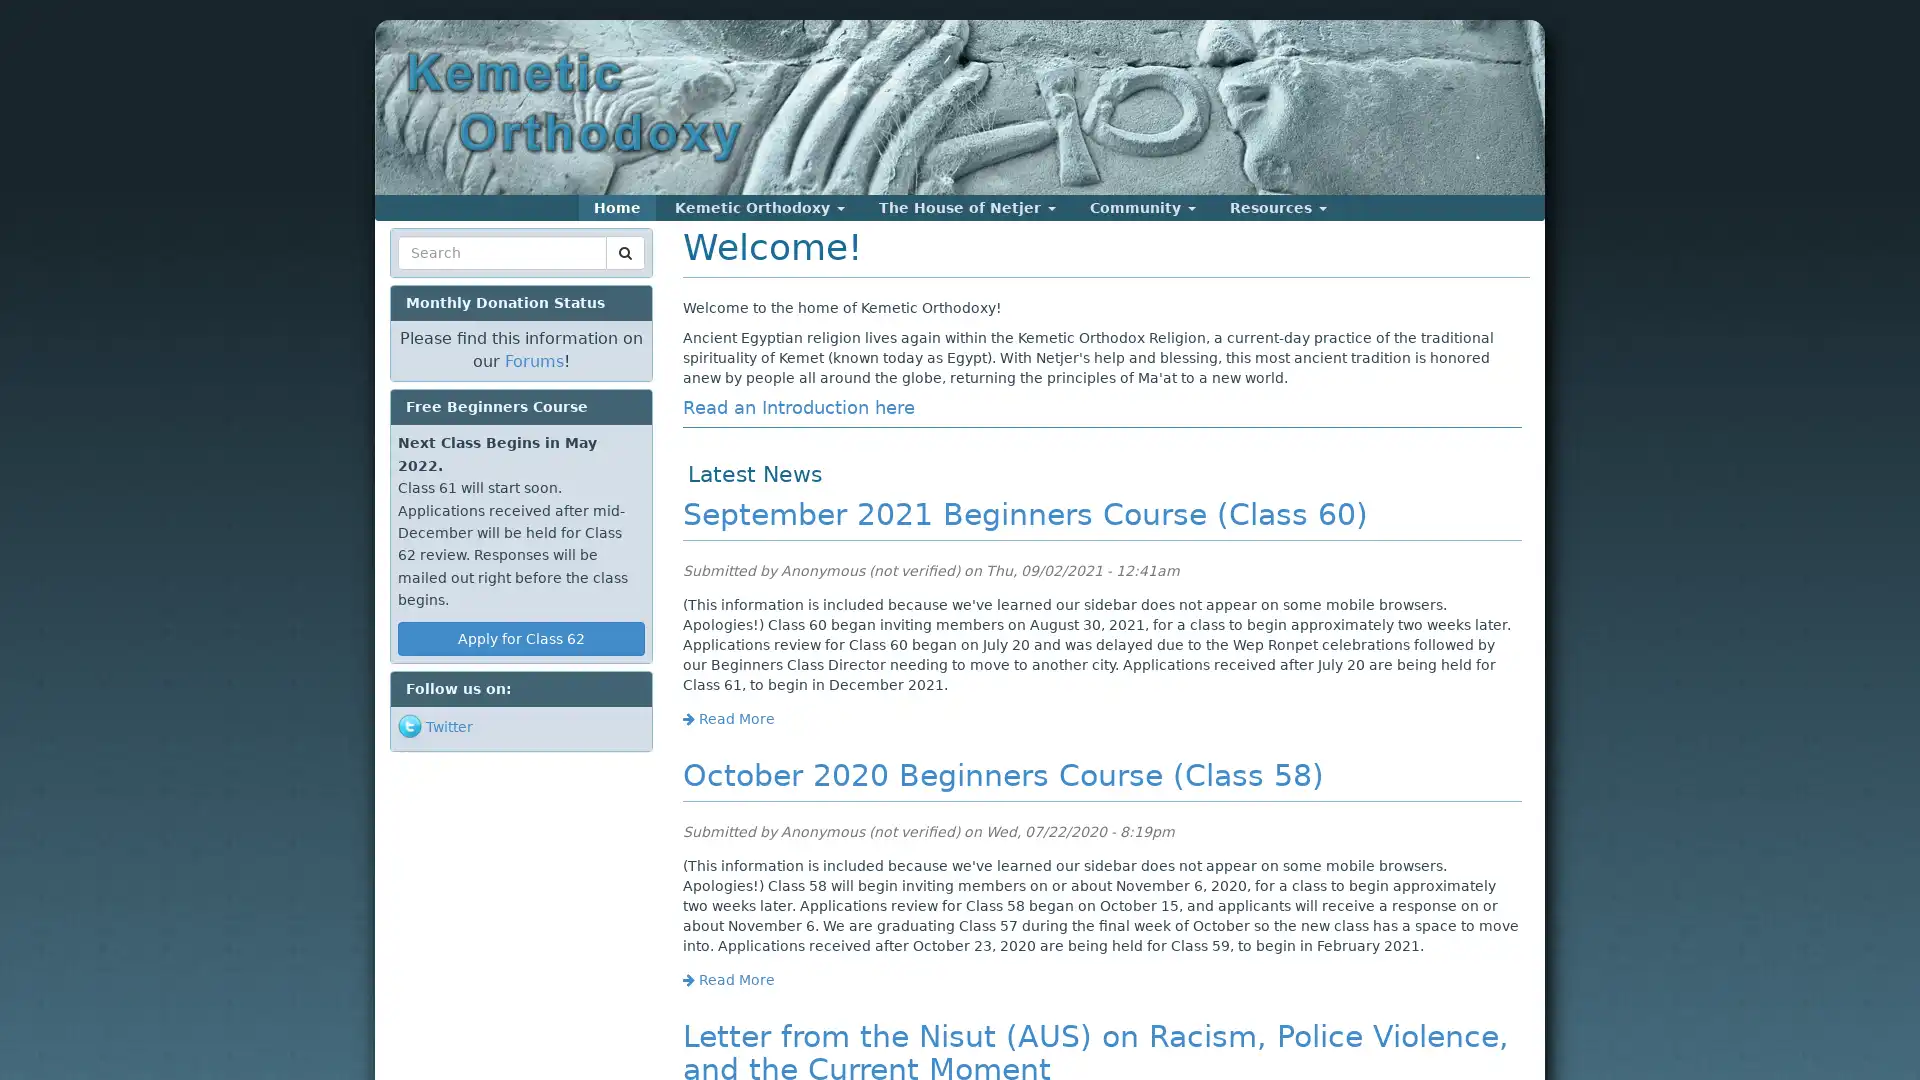 Image resolution: width=1920 pixels, height=1080 pixels. I want to click on Search, so click(435, 277).